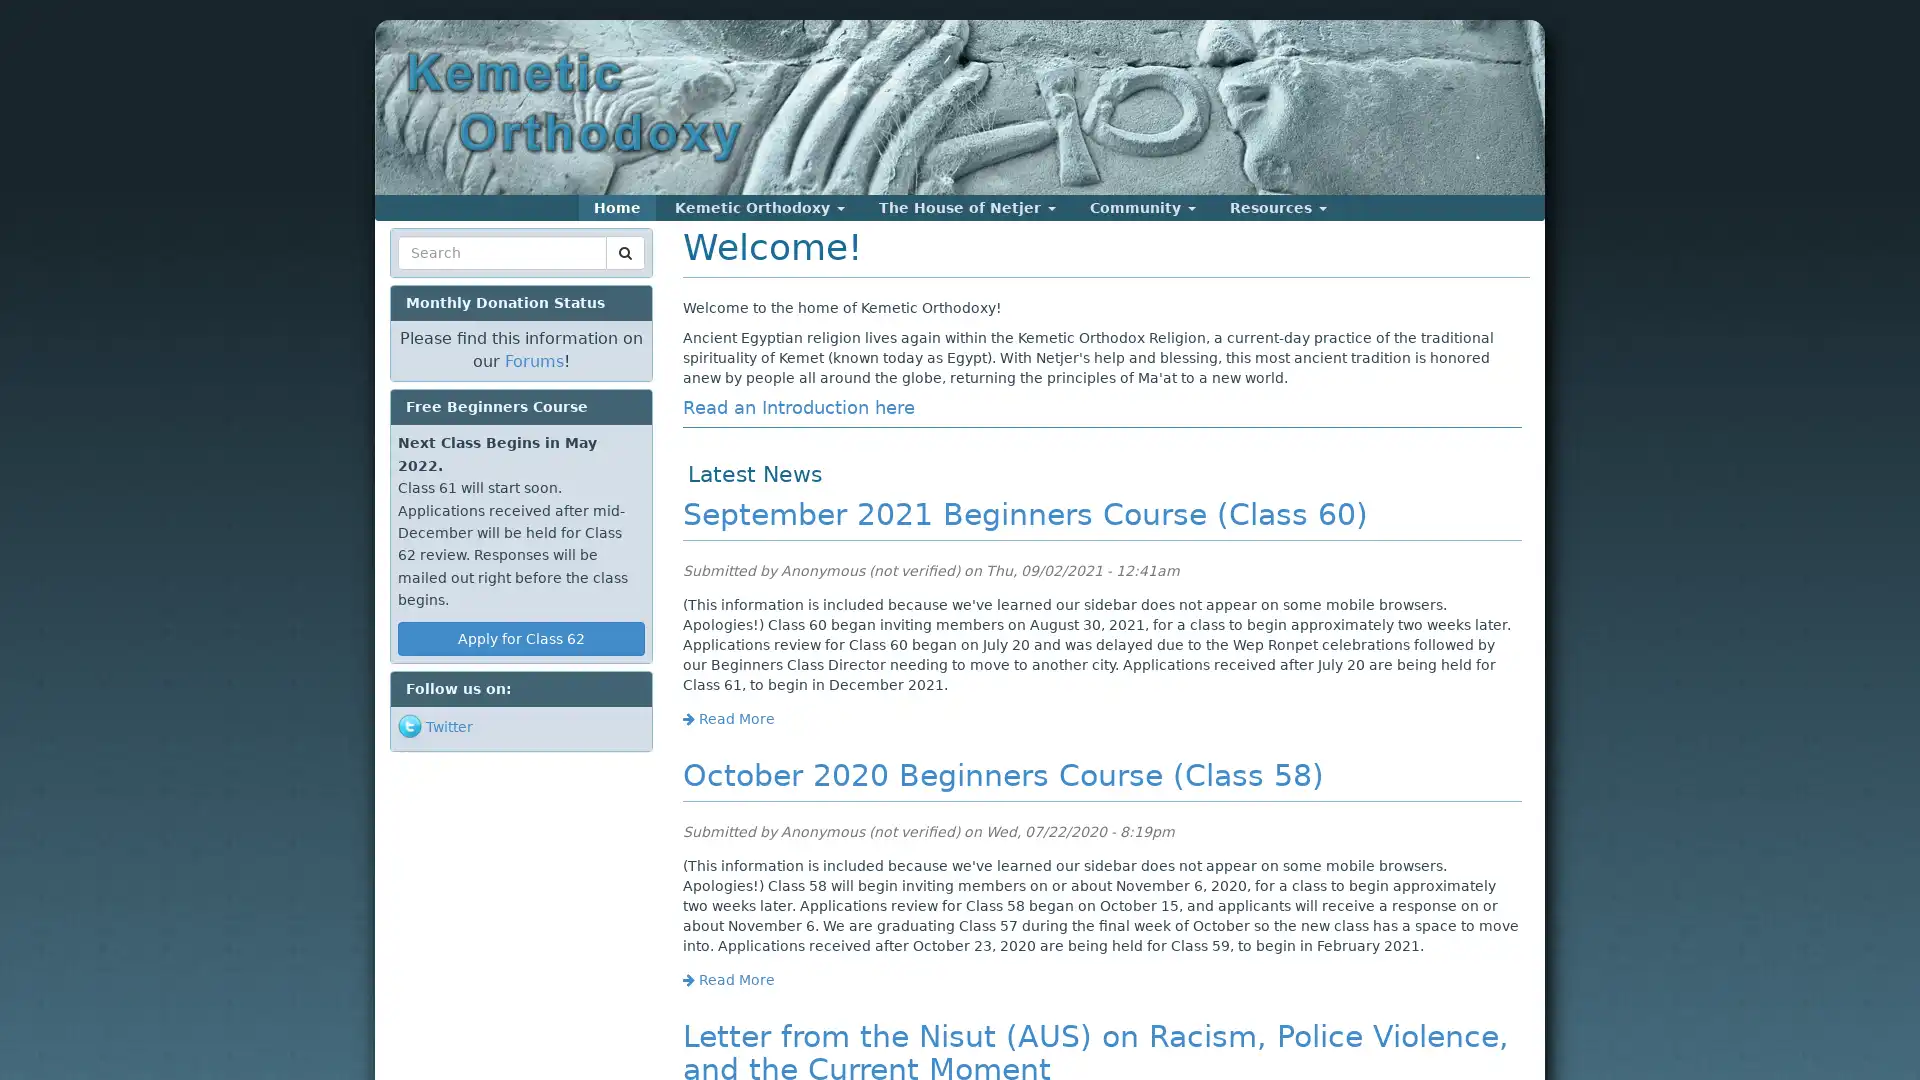 Image resolution: width=1920 pixels, height=1080 pixels. I want to click on Search, so click(435, 277).